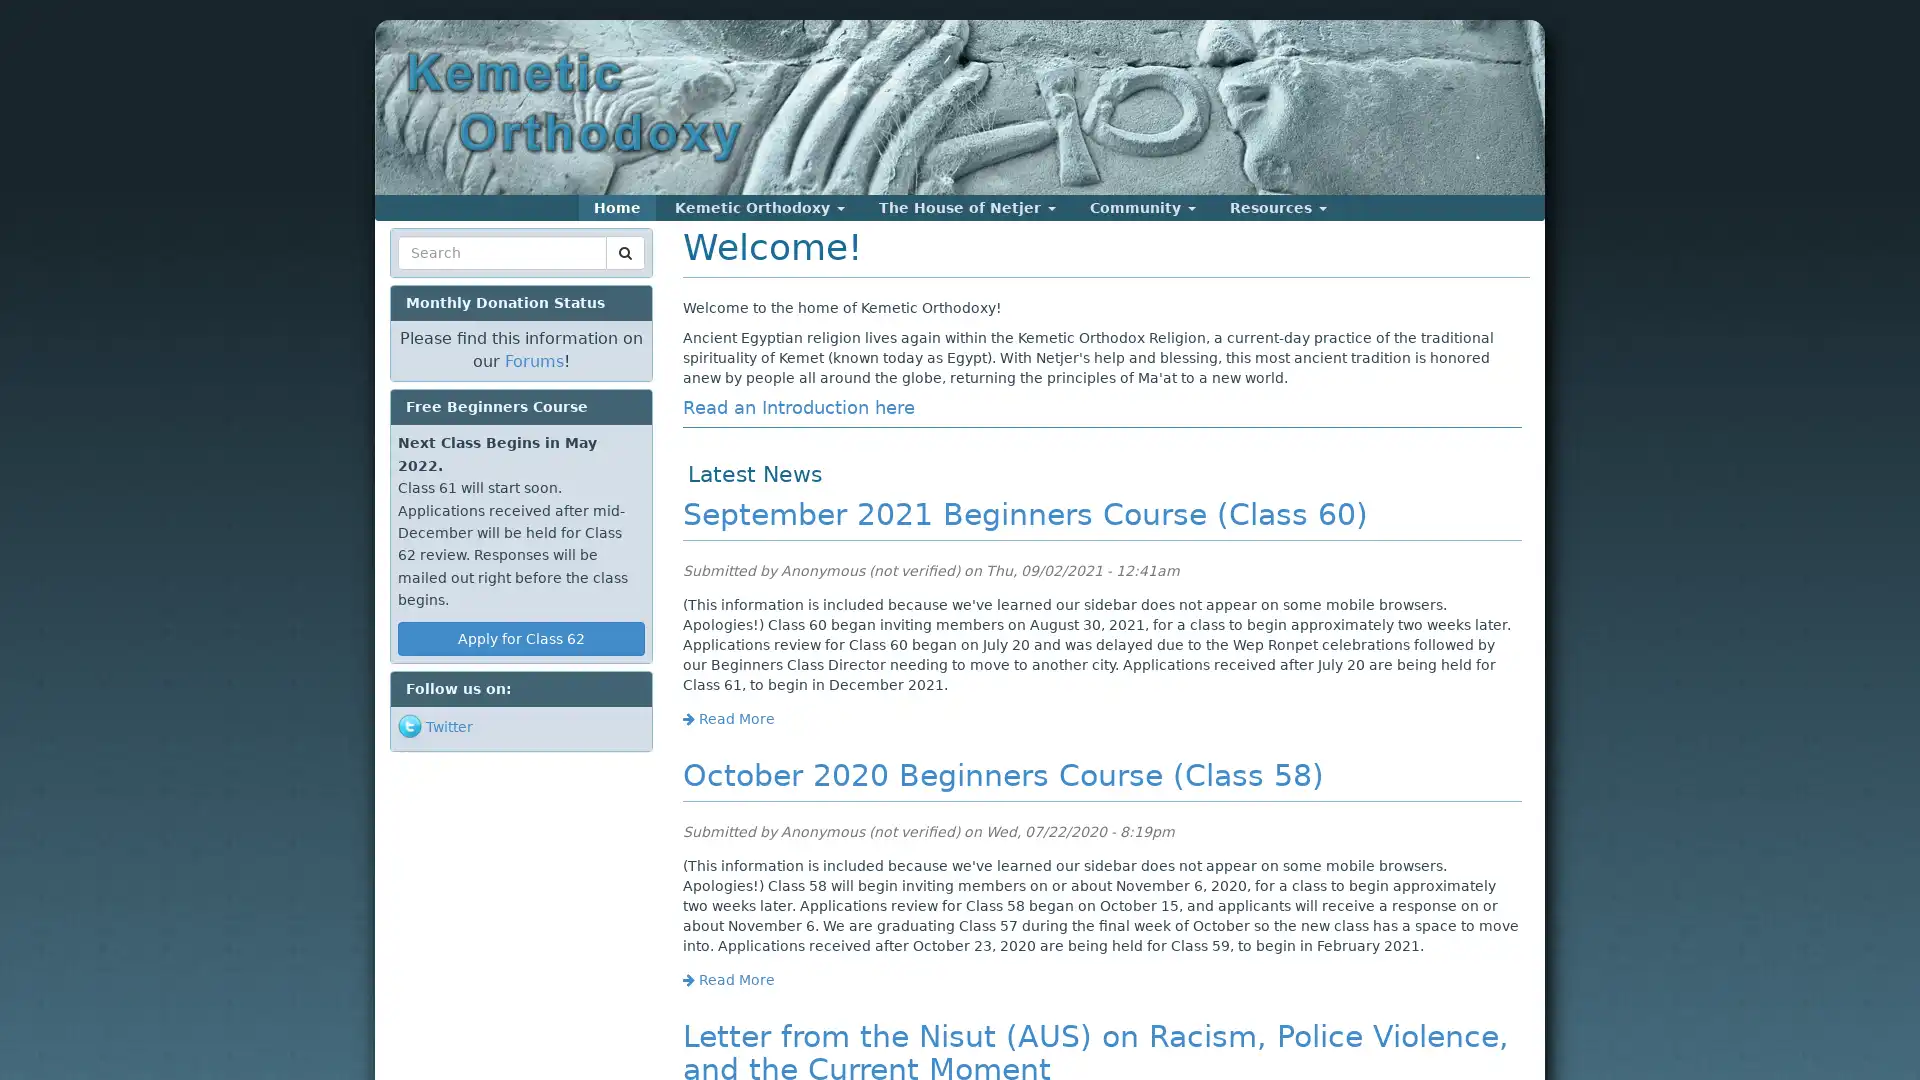 Image resolution: width=1920 pixels, height=1080 pixels. I want to click on Search, so click(435, 277).